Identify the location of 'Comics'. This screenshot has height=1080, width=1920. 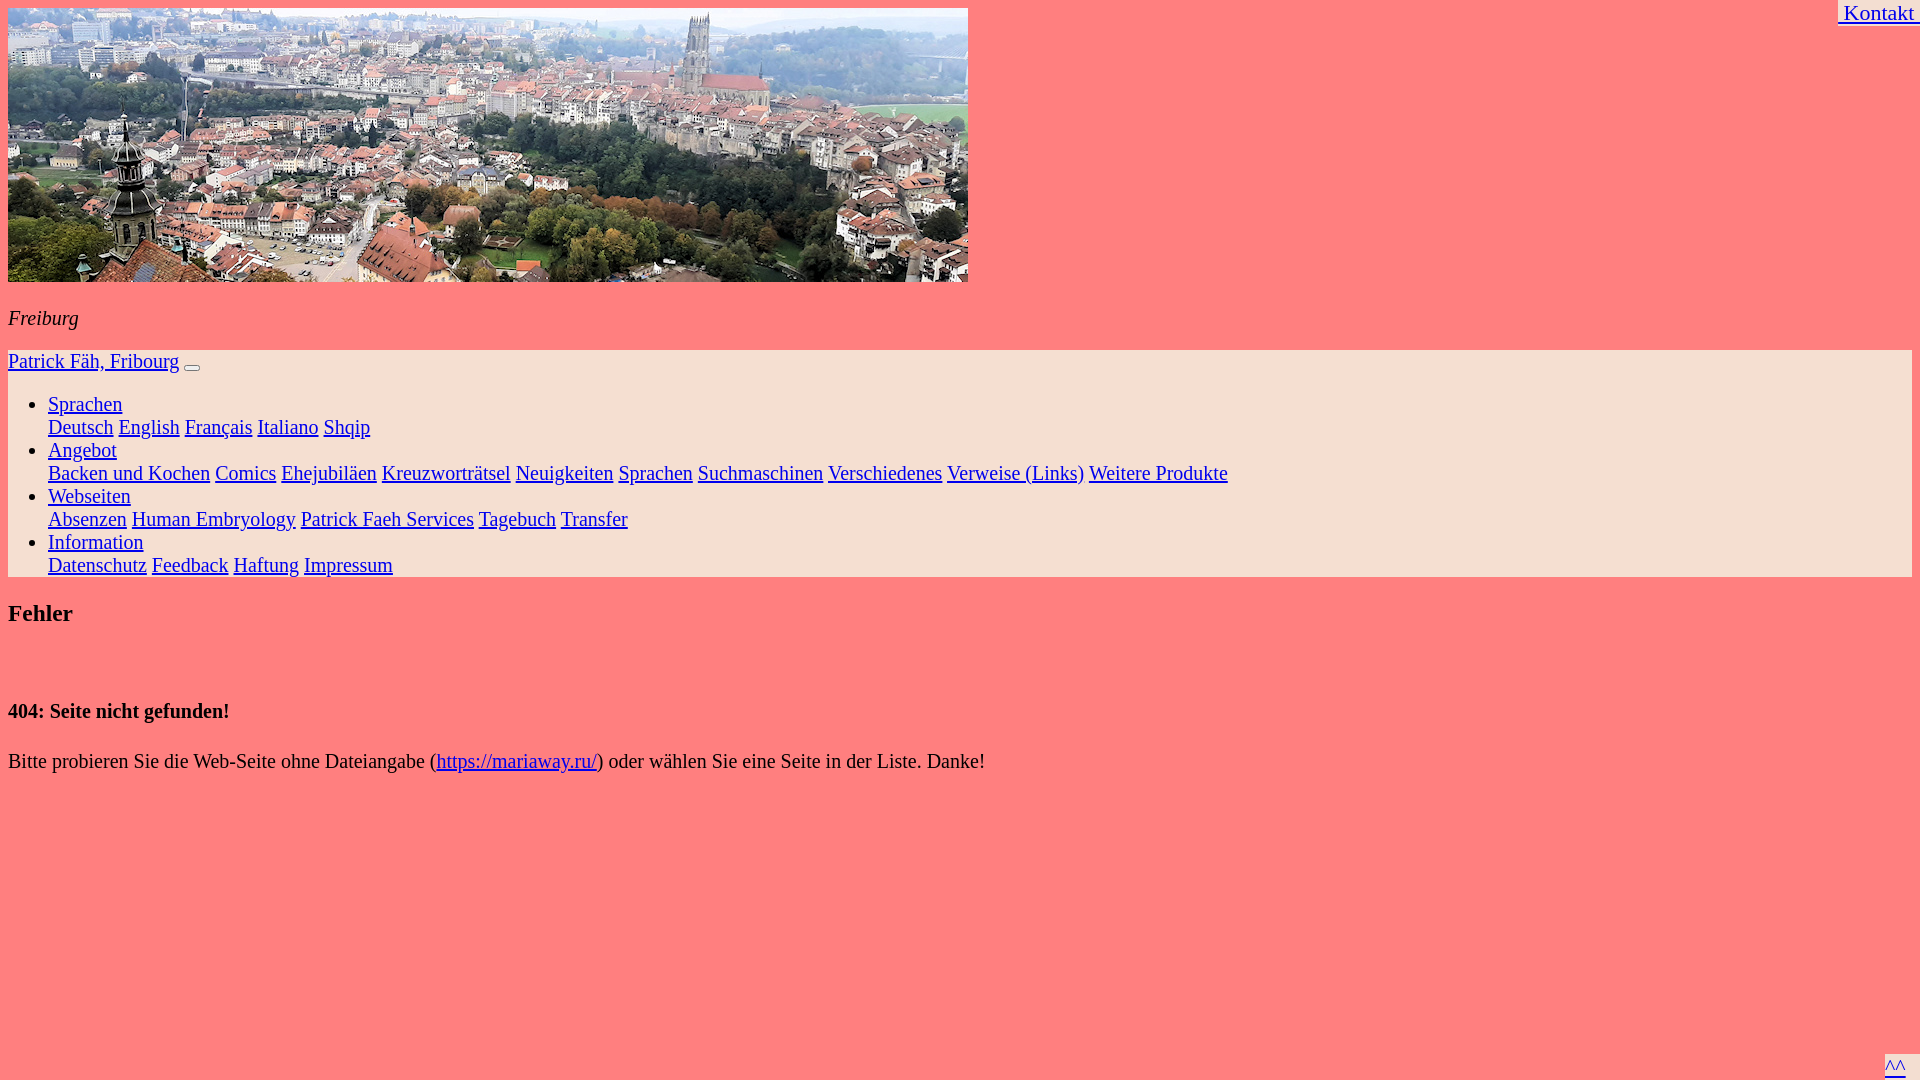
(215, 473).